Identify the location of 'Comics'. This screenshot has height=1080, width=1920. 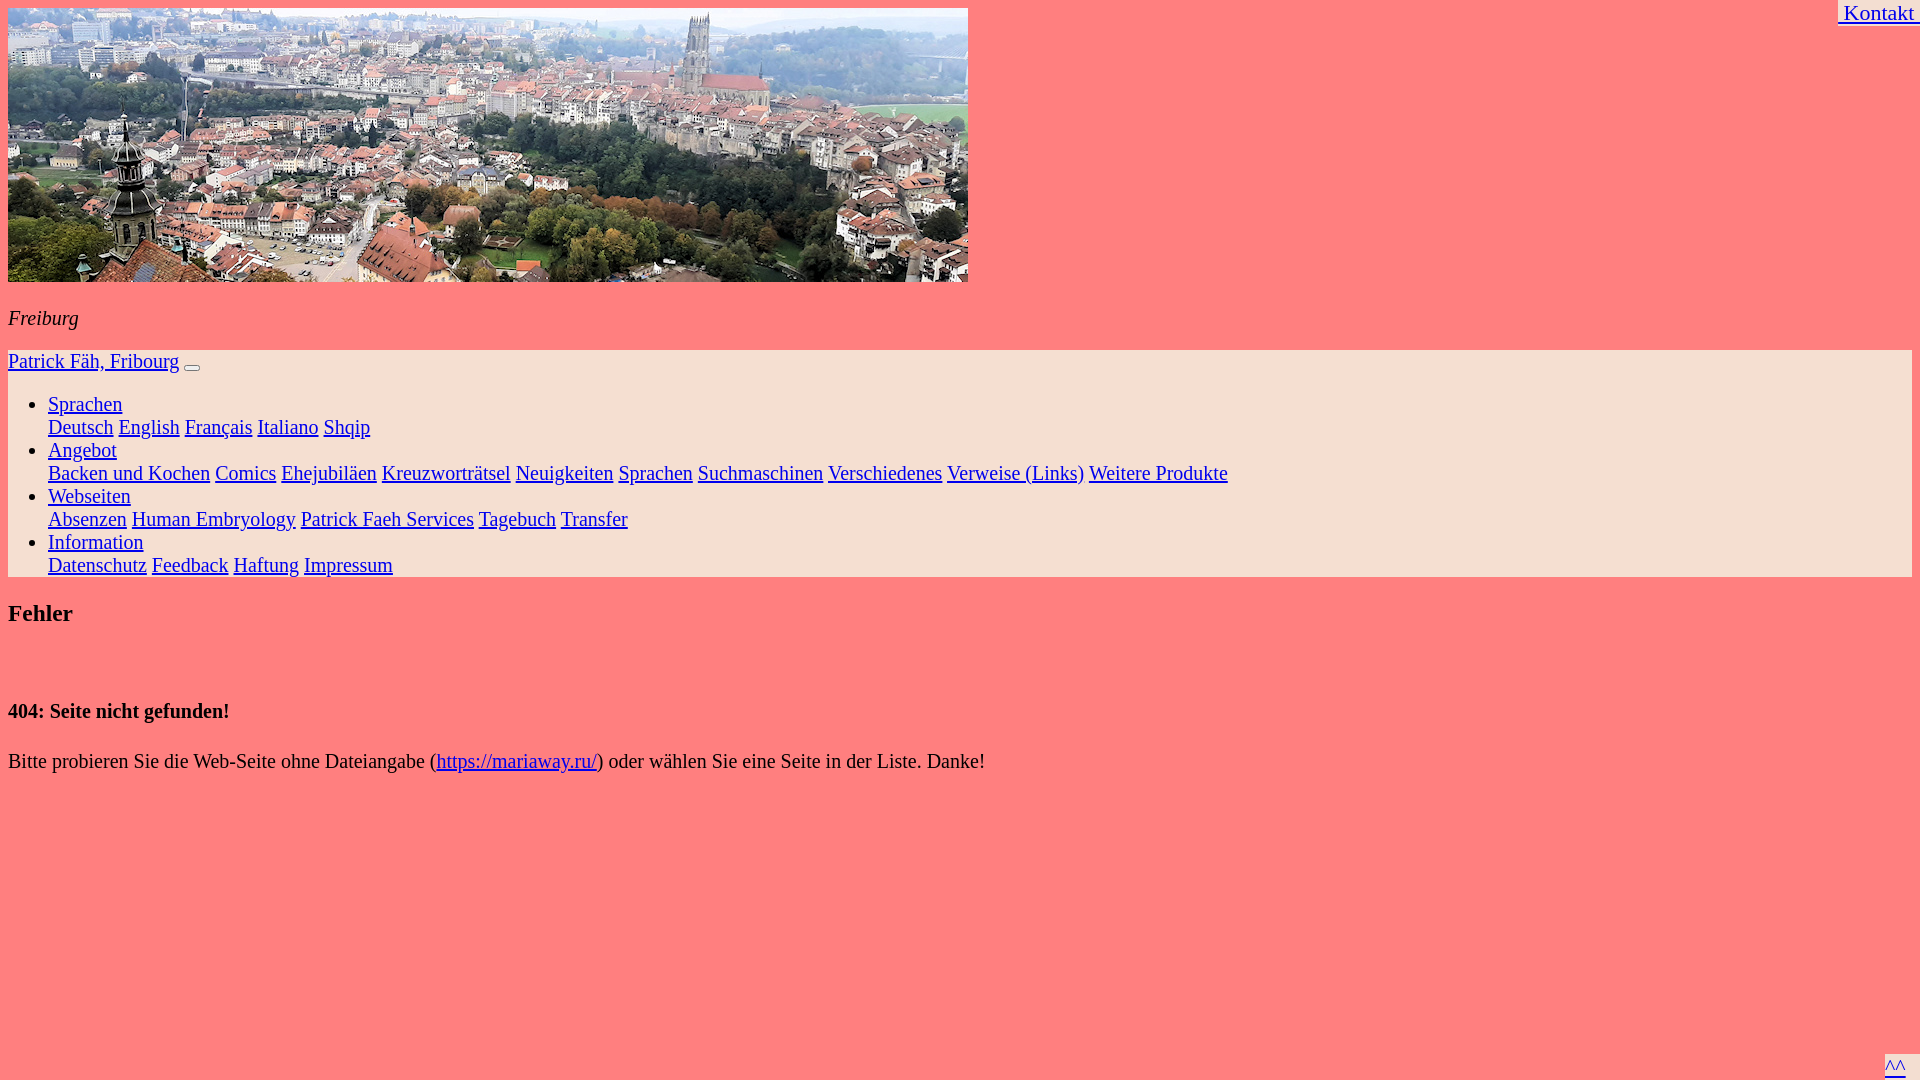
(215, 473).